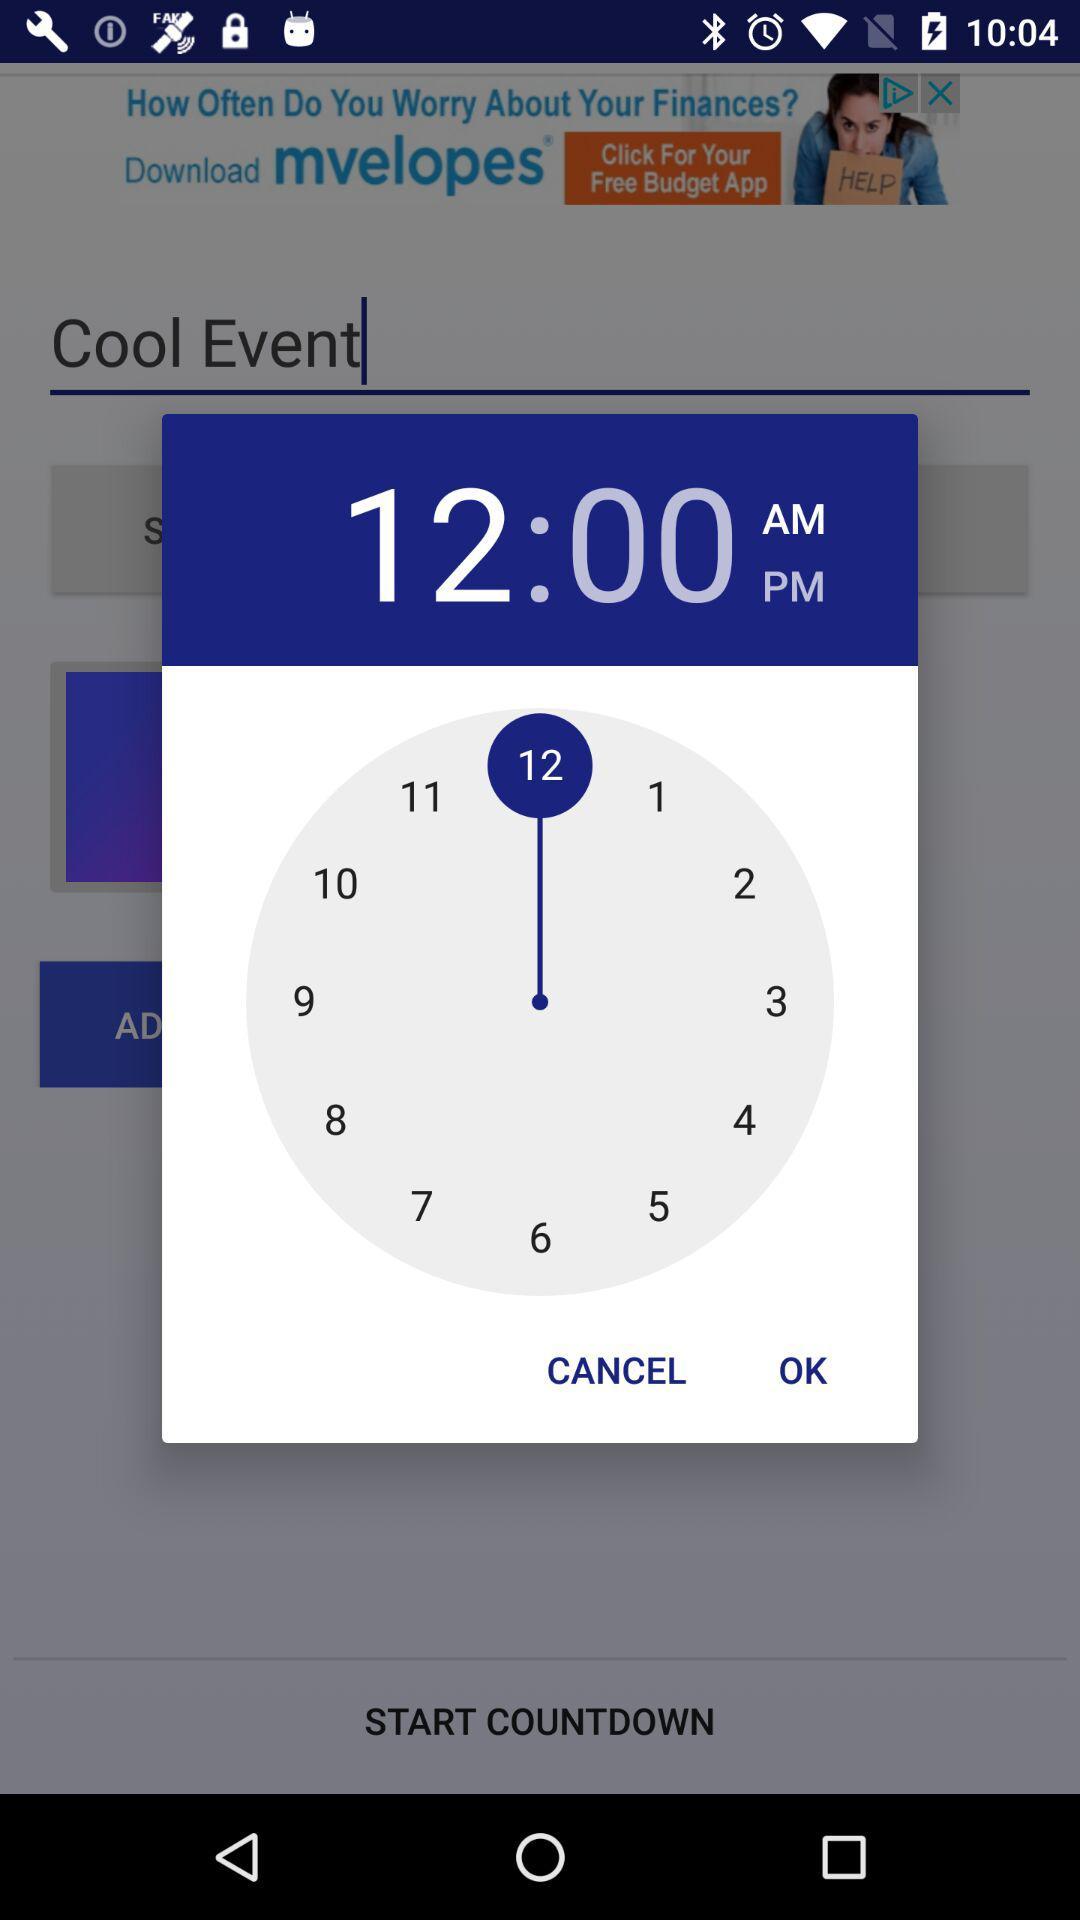 The width and height of the screenshot is (1080, 1920). I want to click on icon next to the 00 app, so click(793, 512).